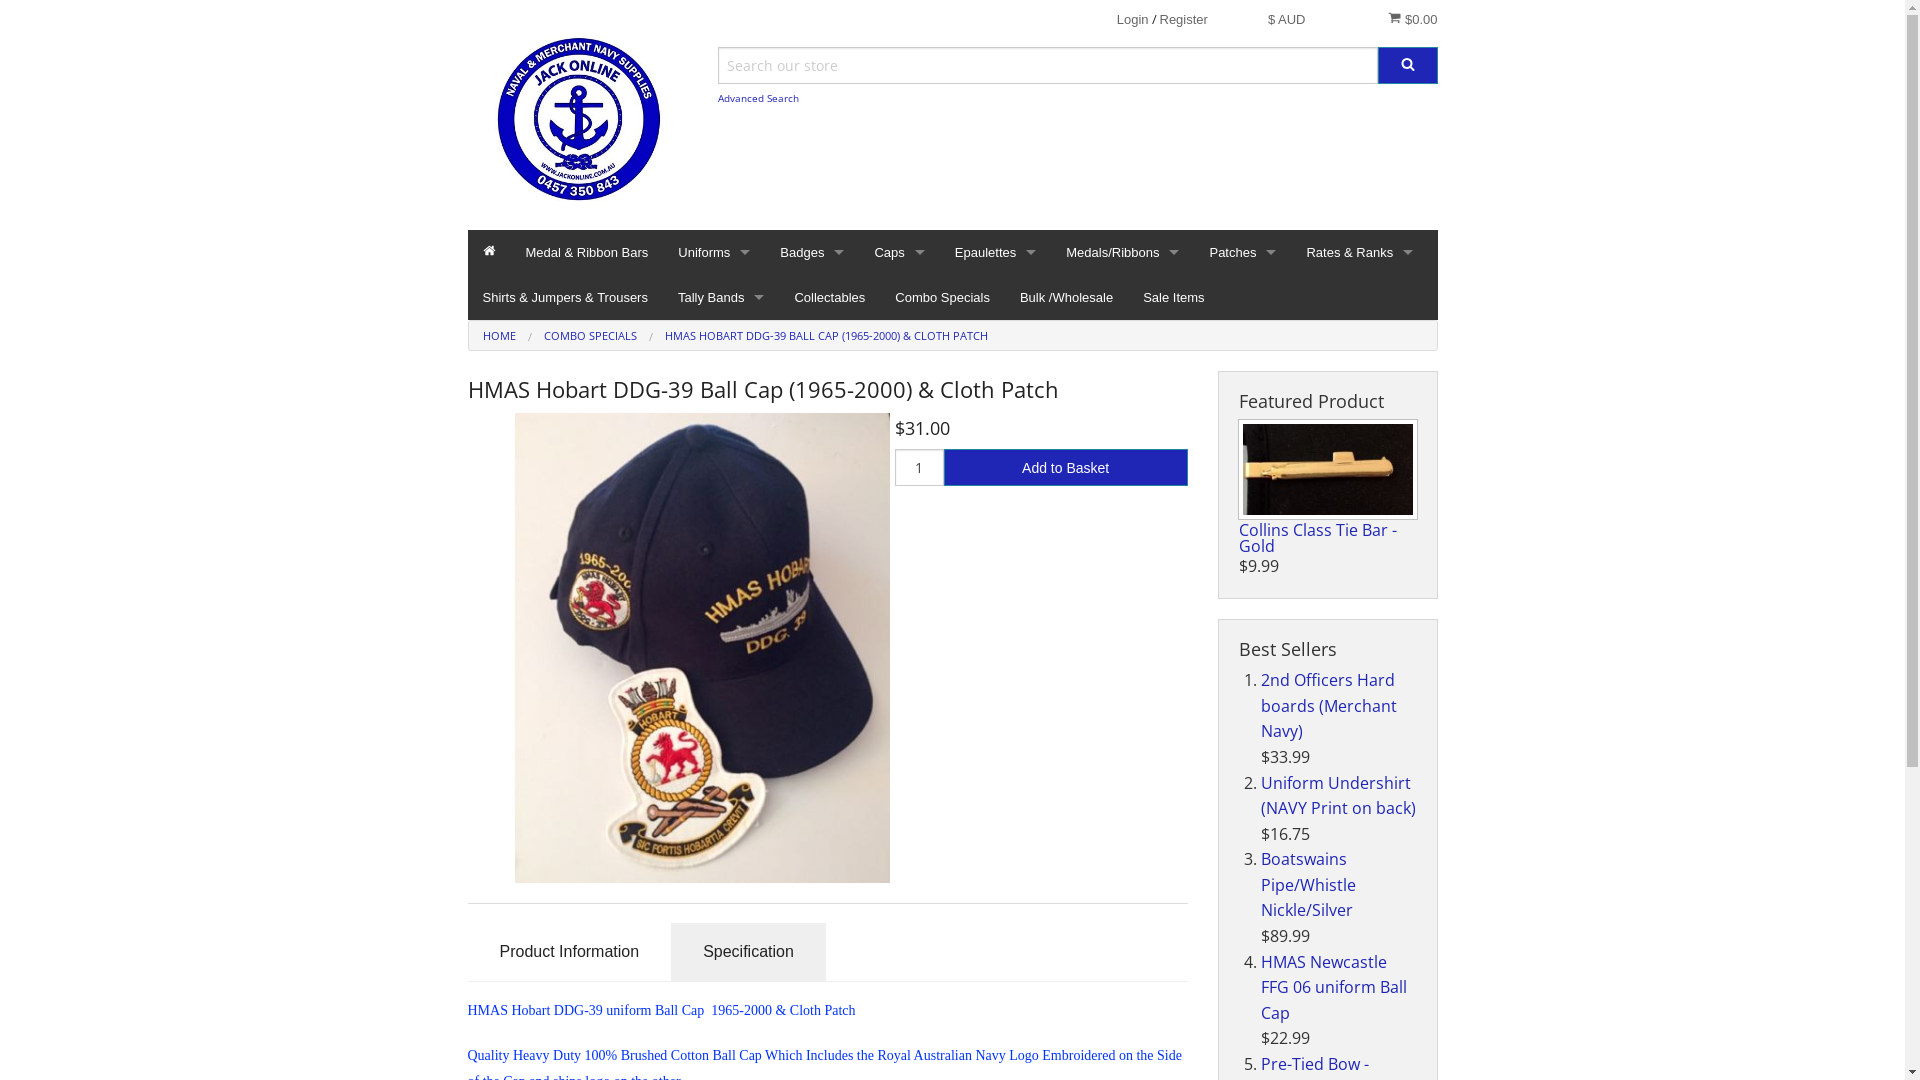 Image resolution: width=1920 pixels, height=1080 pixels. What do you see at coordinates (1050, 251) in the screenshot?
I see `'Medals/Ribbons'` at bounding box center [1050, 251].